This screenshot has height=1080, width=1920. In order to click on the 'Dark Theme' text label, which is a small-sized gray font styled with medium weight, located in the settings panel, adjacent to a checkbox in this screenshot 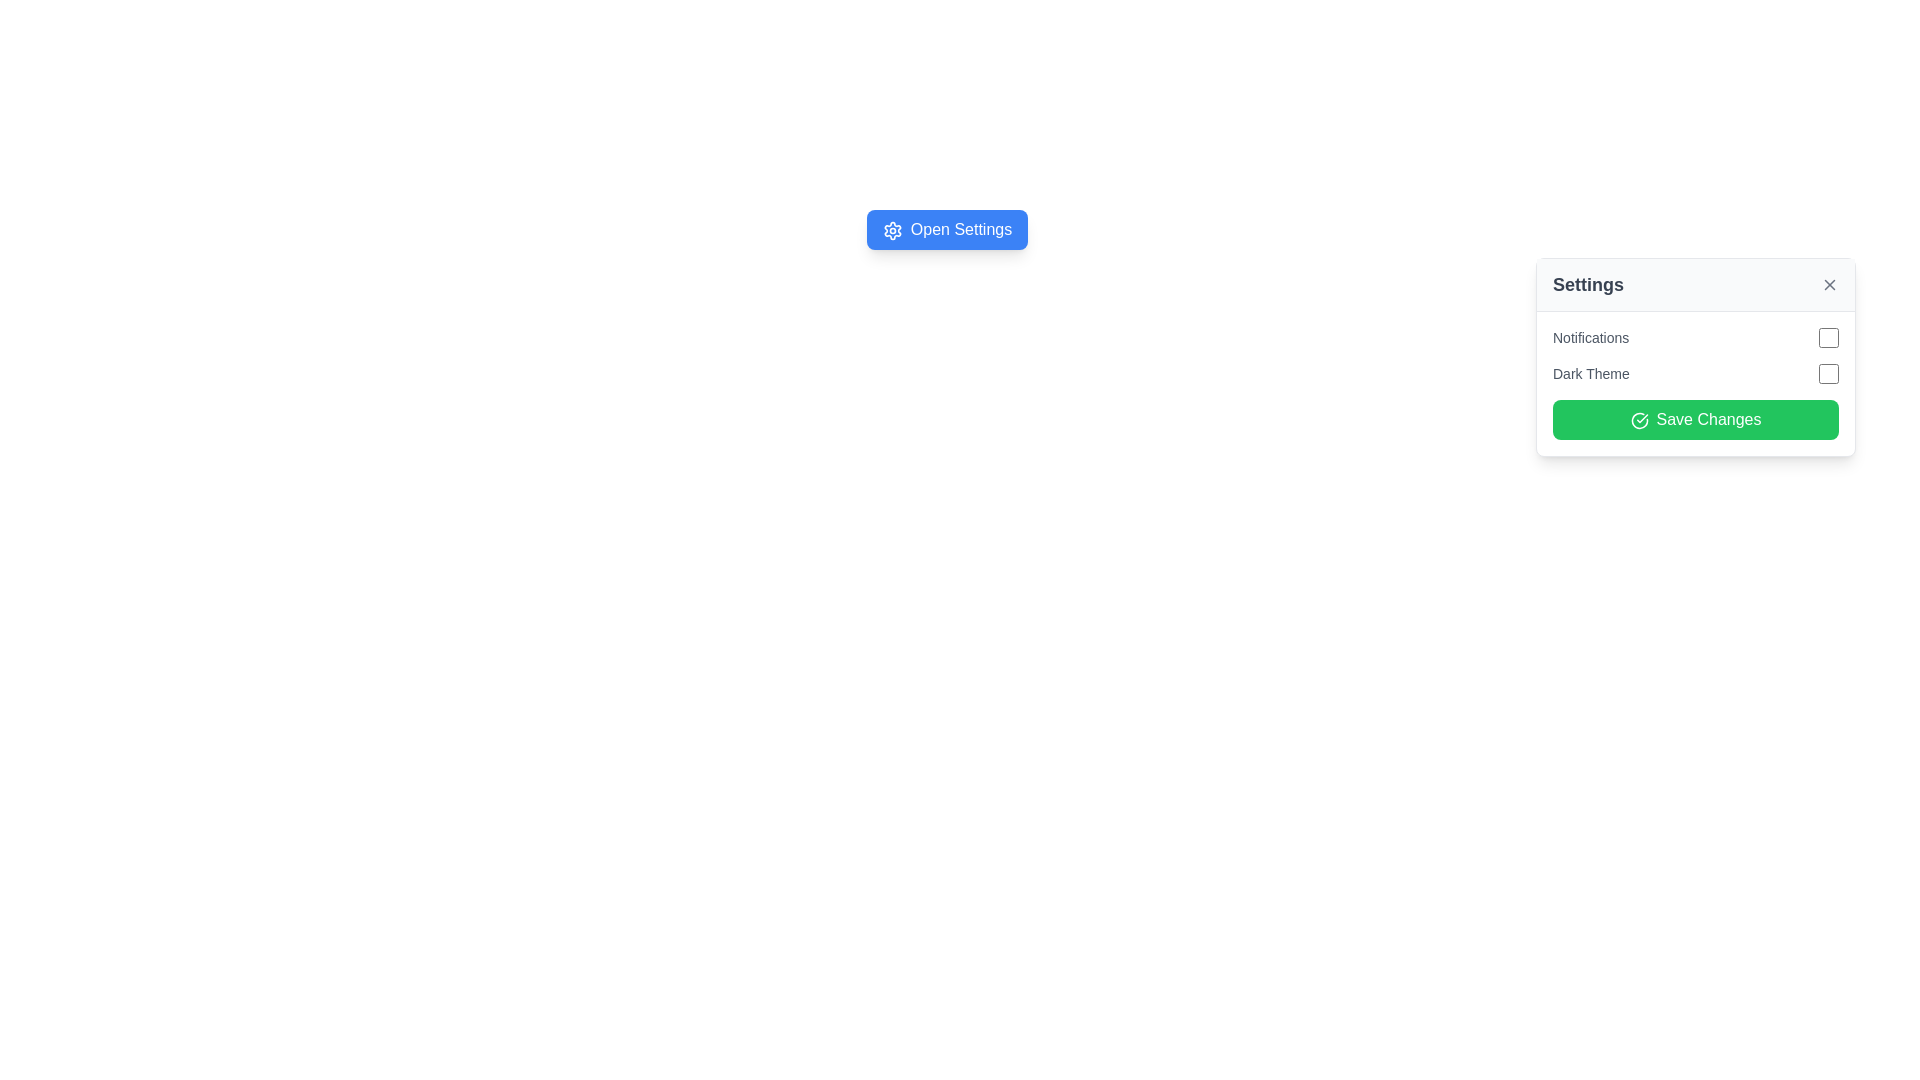, I will do `click(1590, 374)`.